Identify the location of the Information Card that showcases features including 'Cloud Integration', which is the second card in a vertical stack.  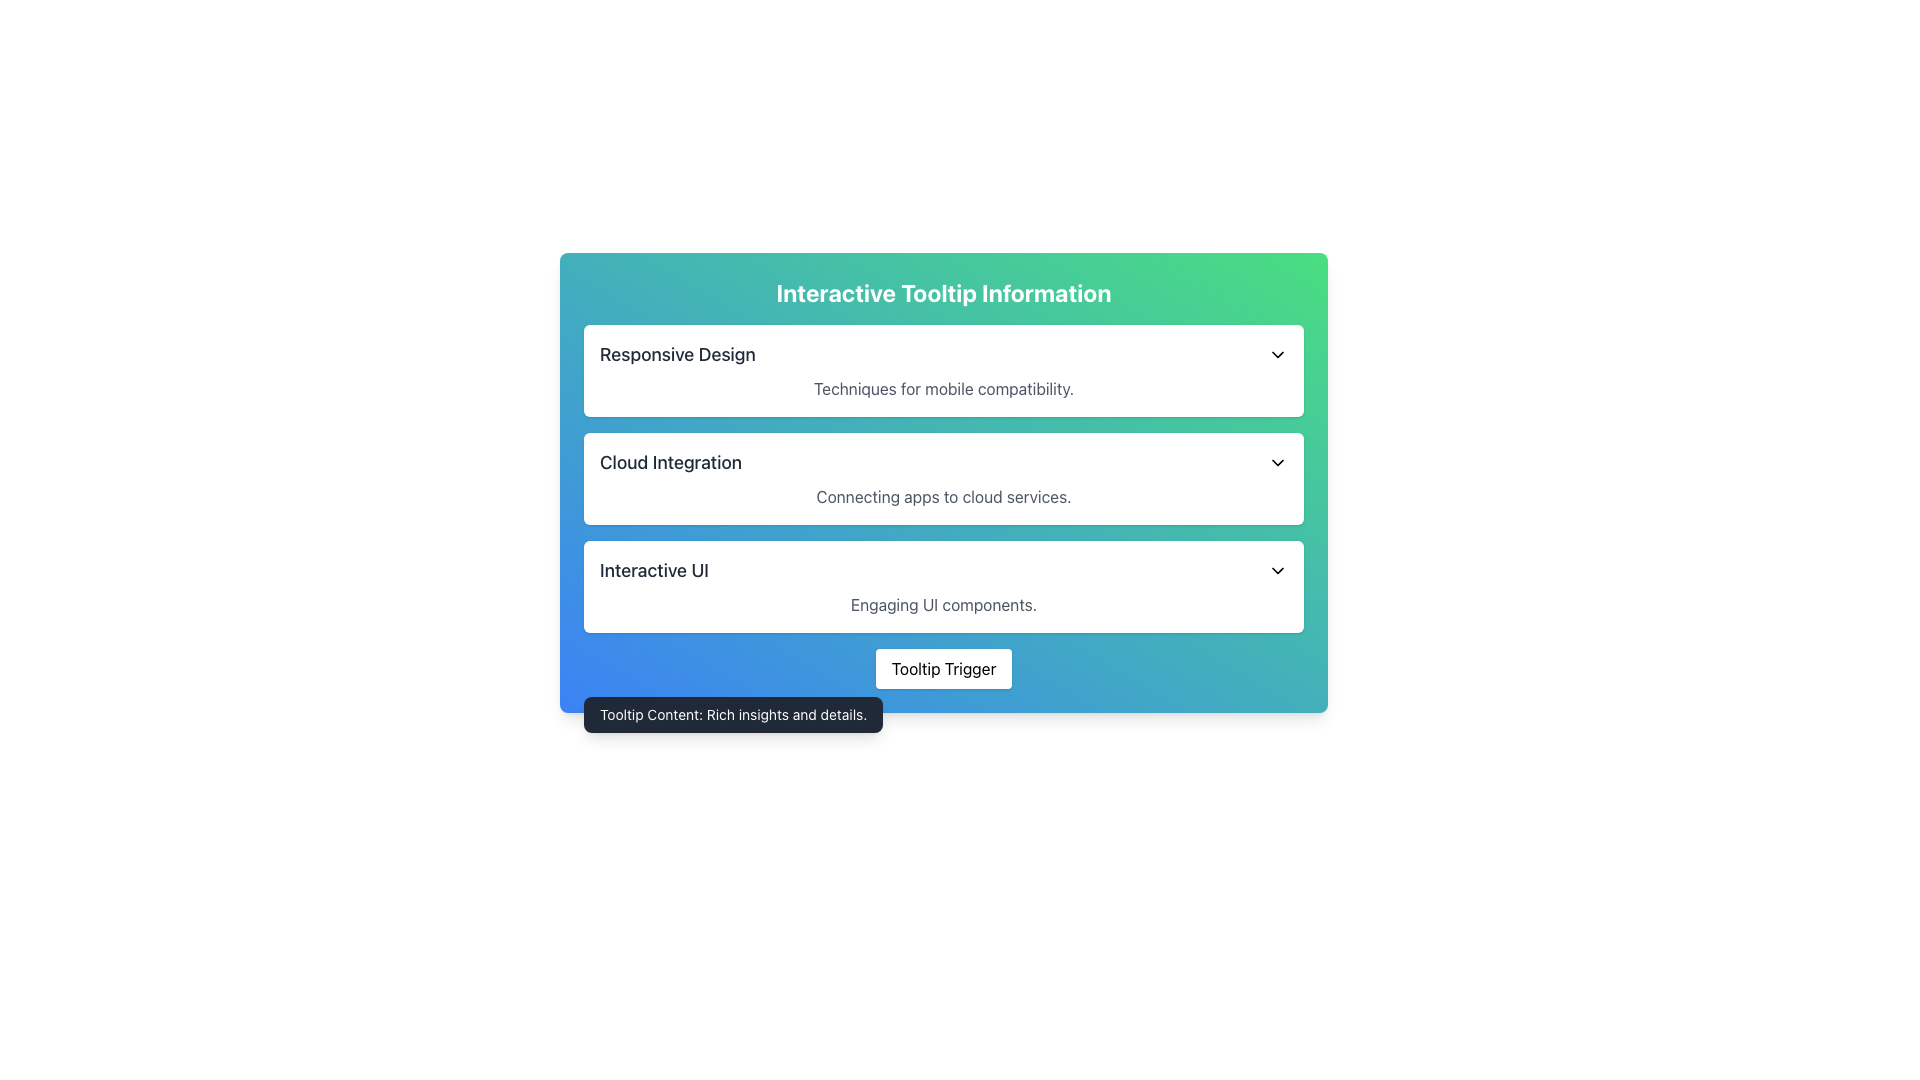
(943, 482).